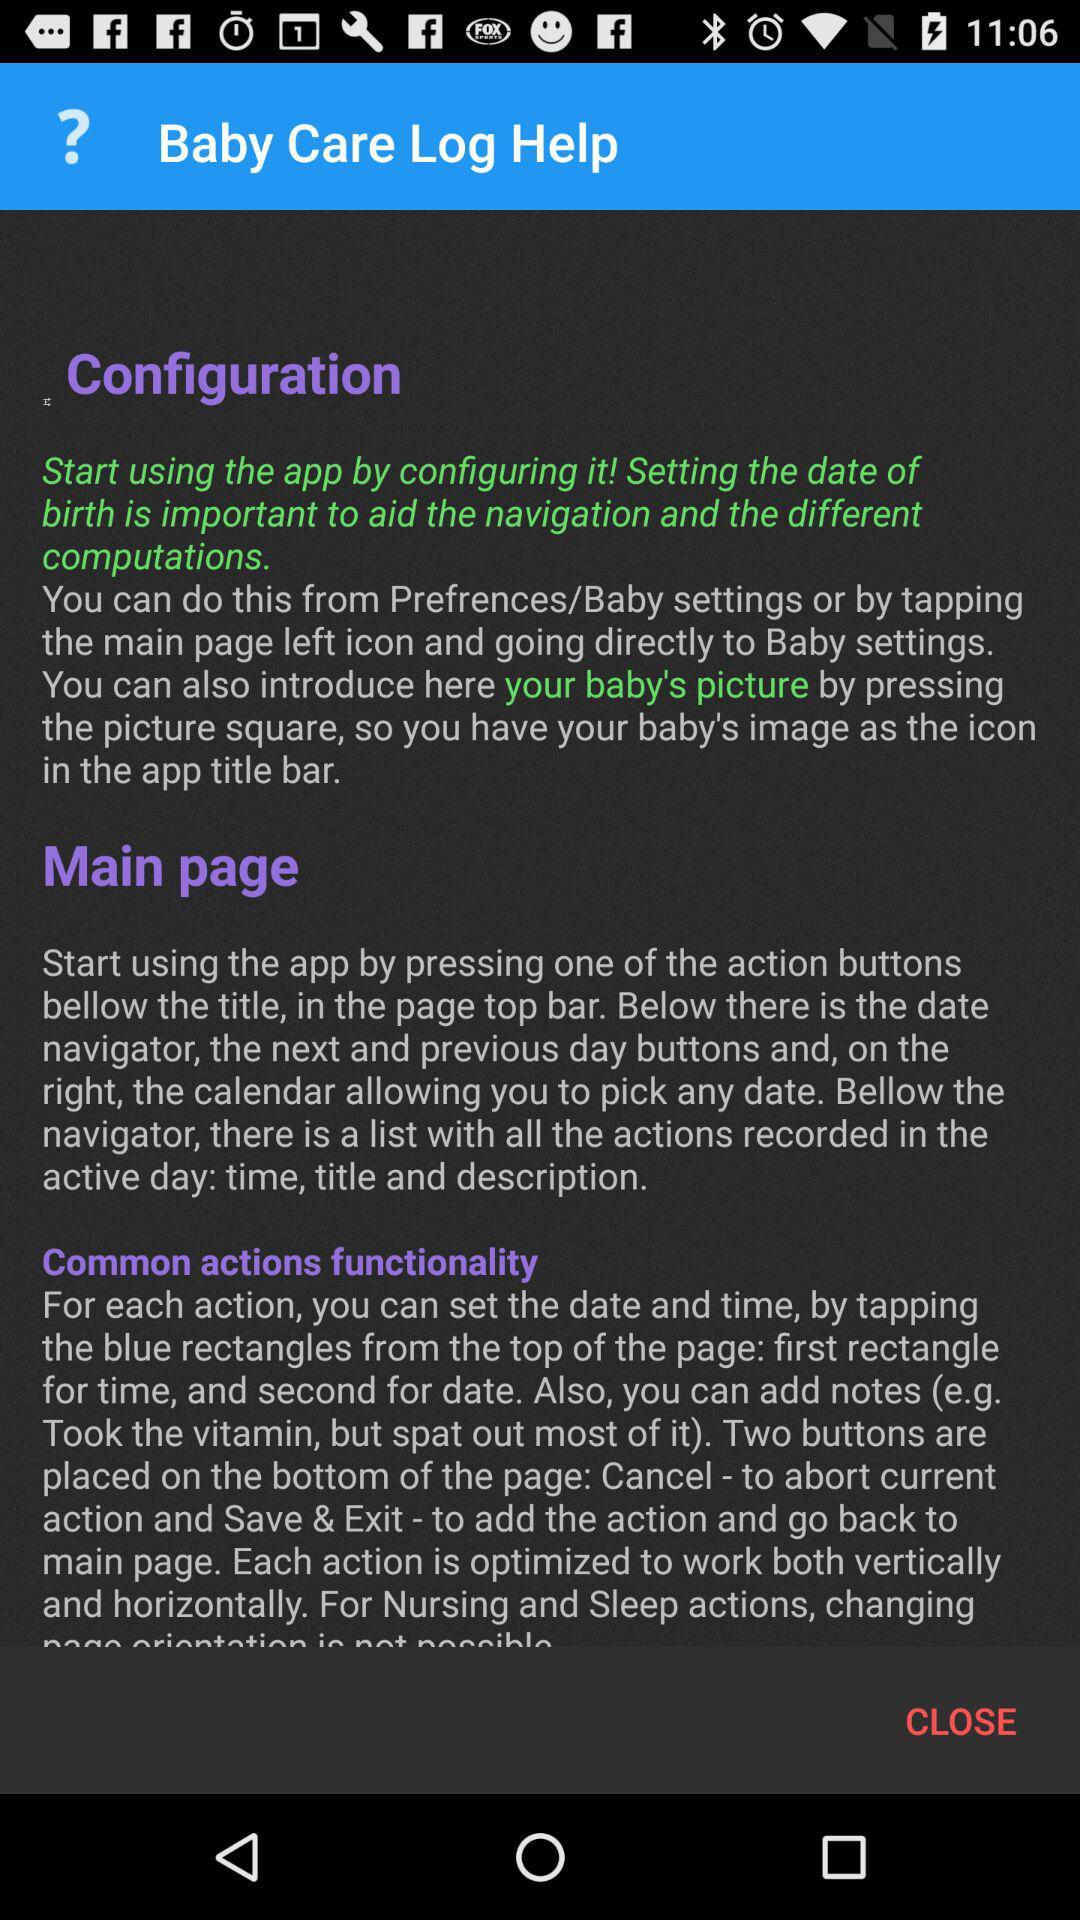 The height and width of the screenshot is (1920, 1080). I want to click on close item, so click(960, 1719).